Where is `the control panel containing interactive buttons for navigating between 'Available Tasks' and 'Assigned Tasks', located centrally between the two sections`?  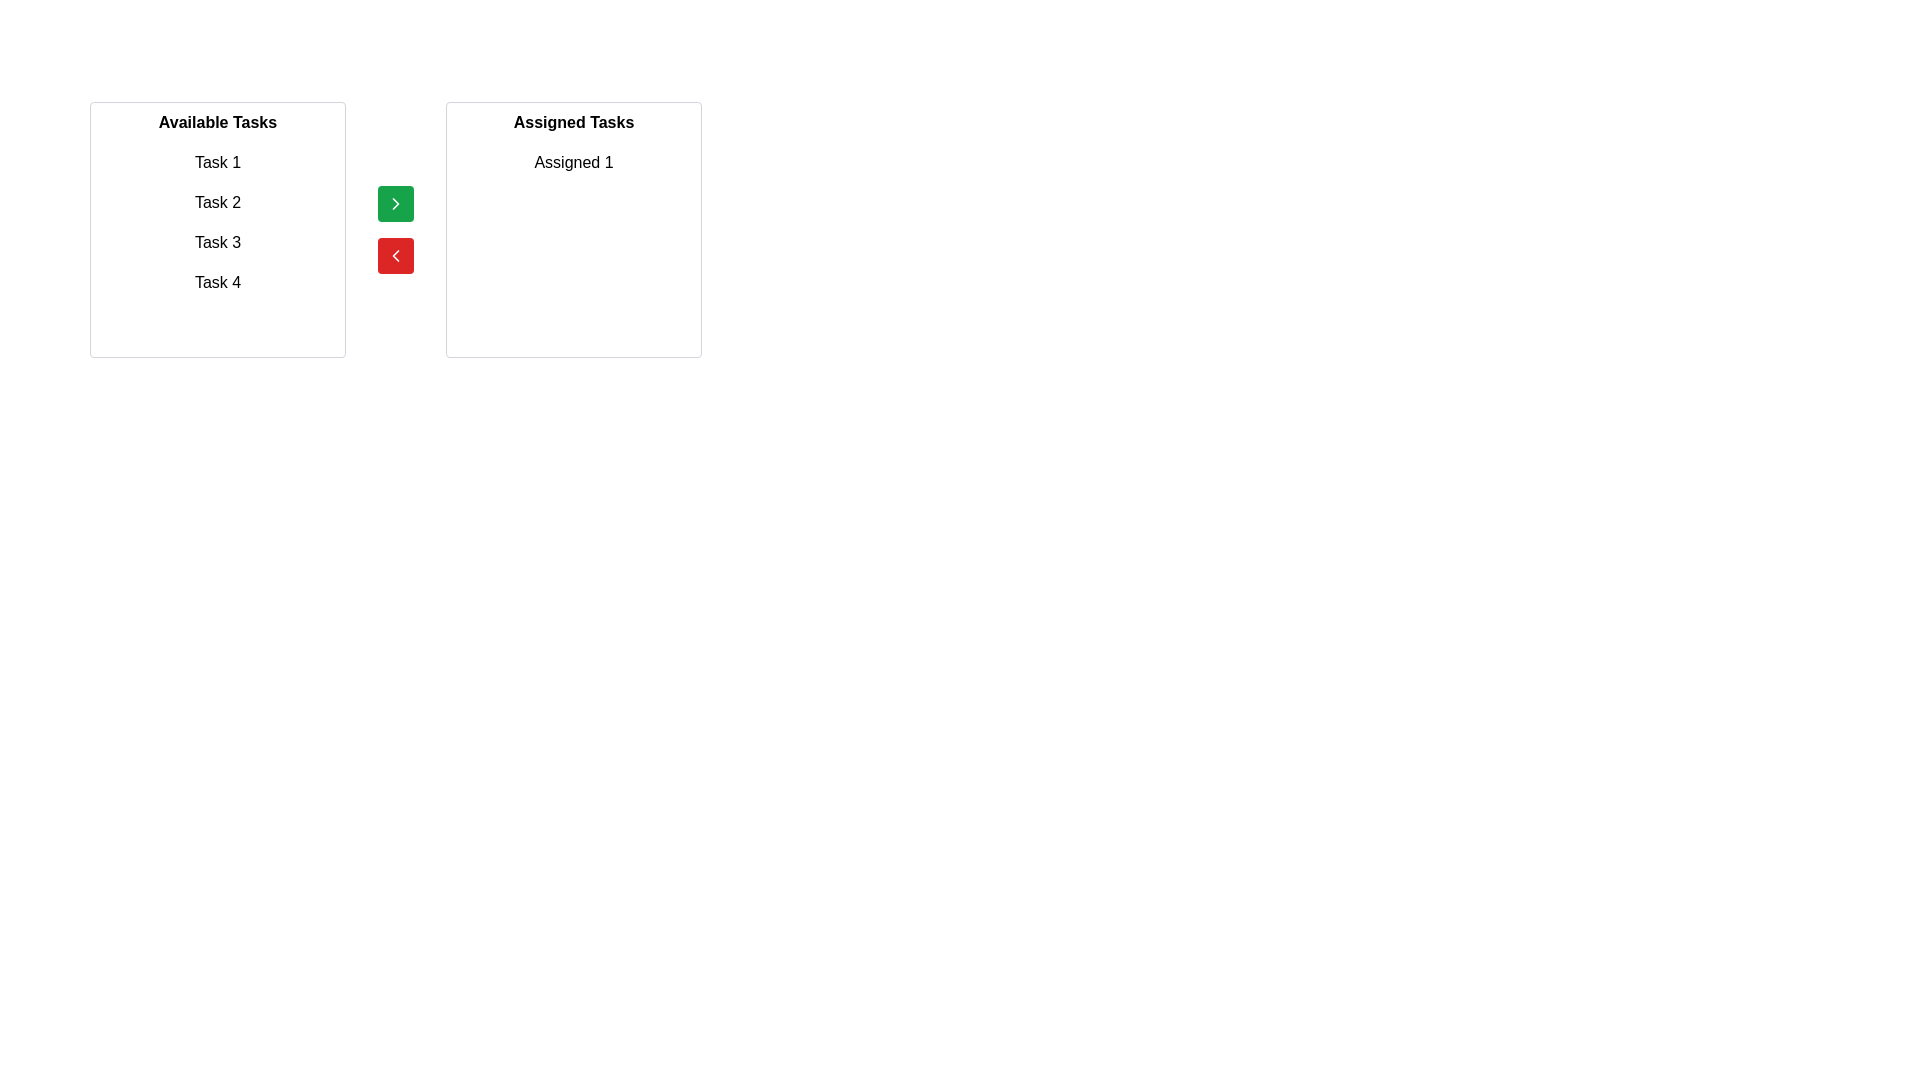 the control panel containing interactive buttons for navigating between 'Available Tasks' and 'Assigned Tasks', located centrally between the two sections is located at coordinates (395, 229).